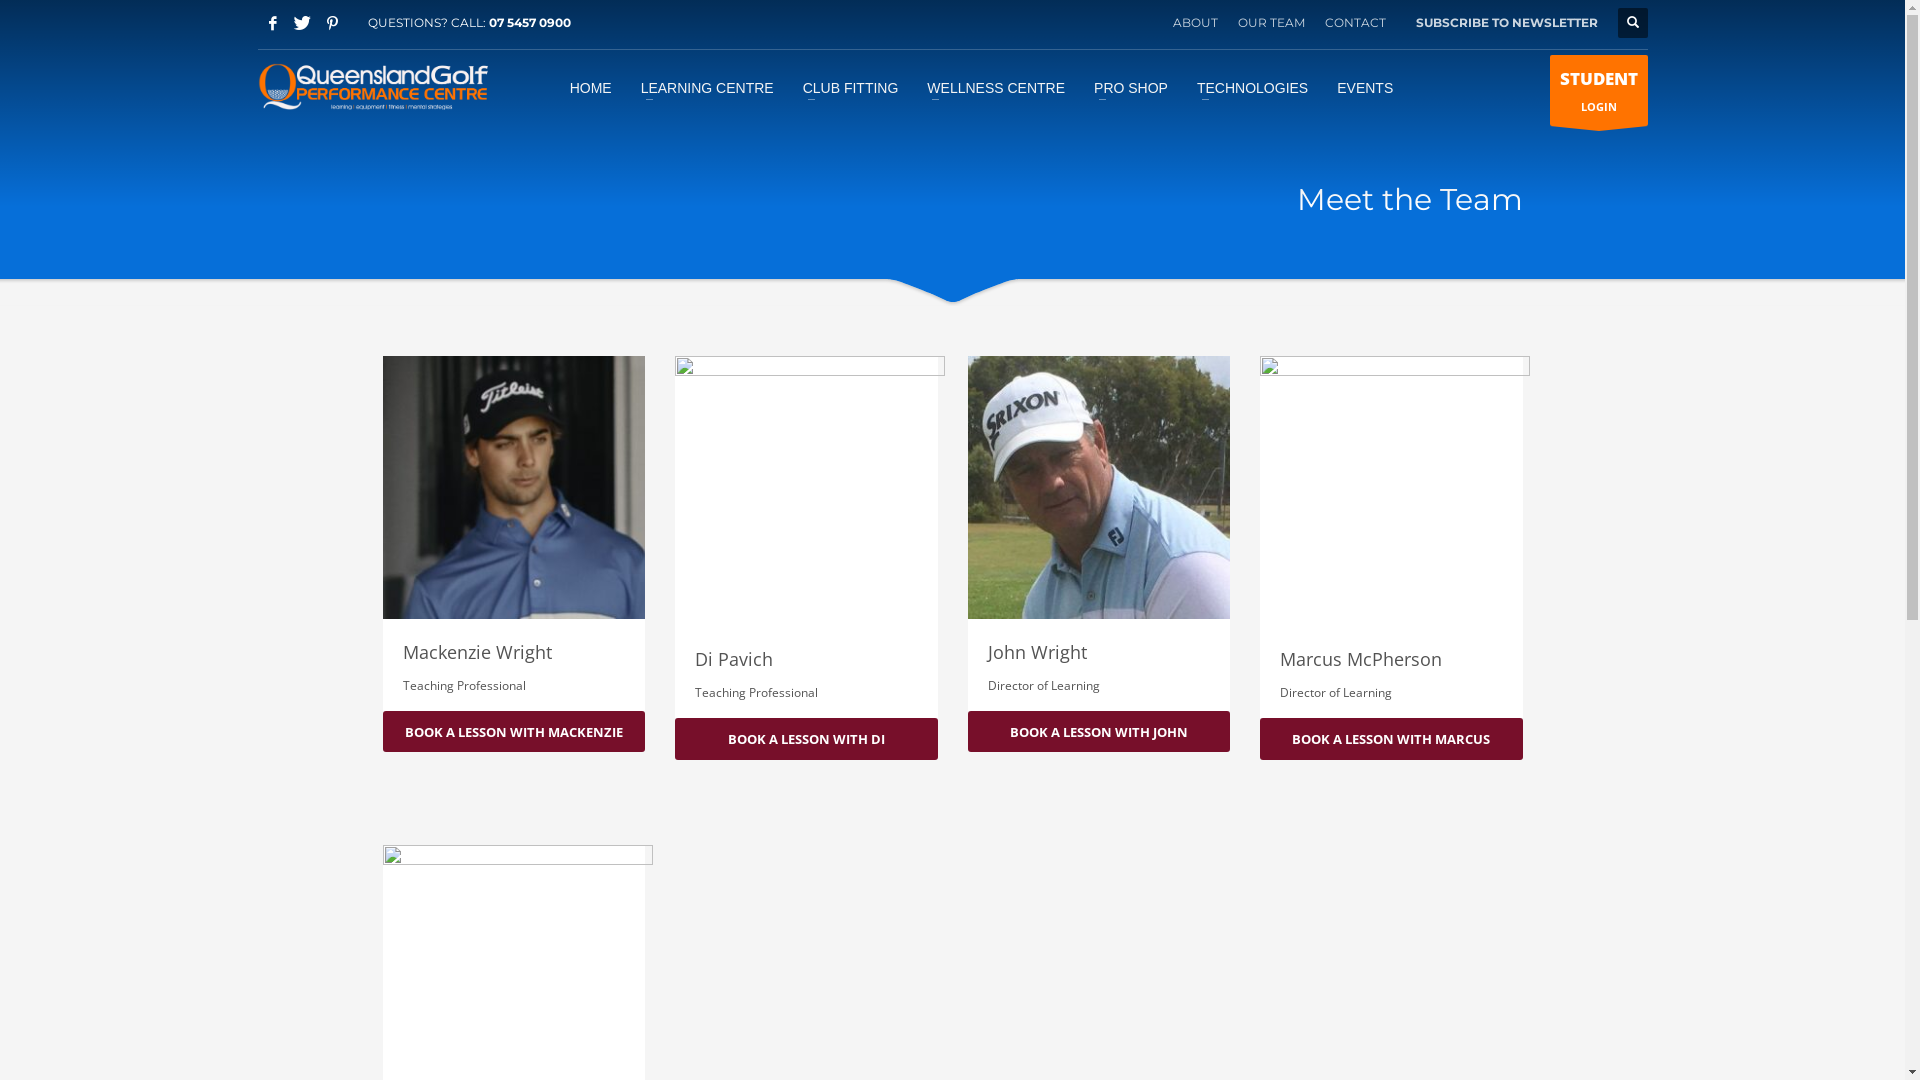 The image size is (1920, 1080). What do you see at coordinates (513, 532) in the screenshot?
I see `'Mackenzie Wright` at bounding box center [513, 532].